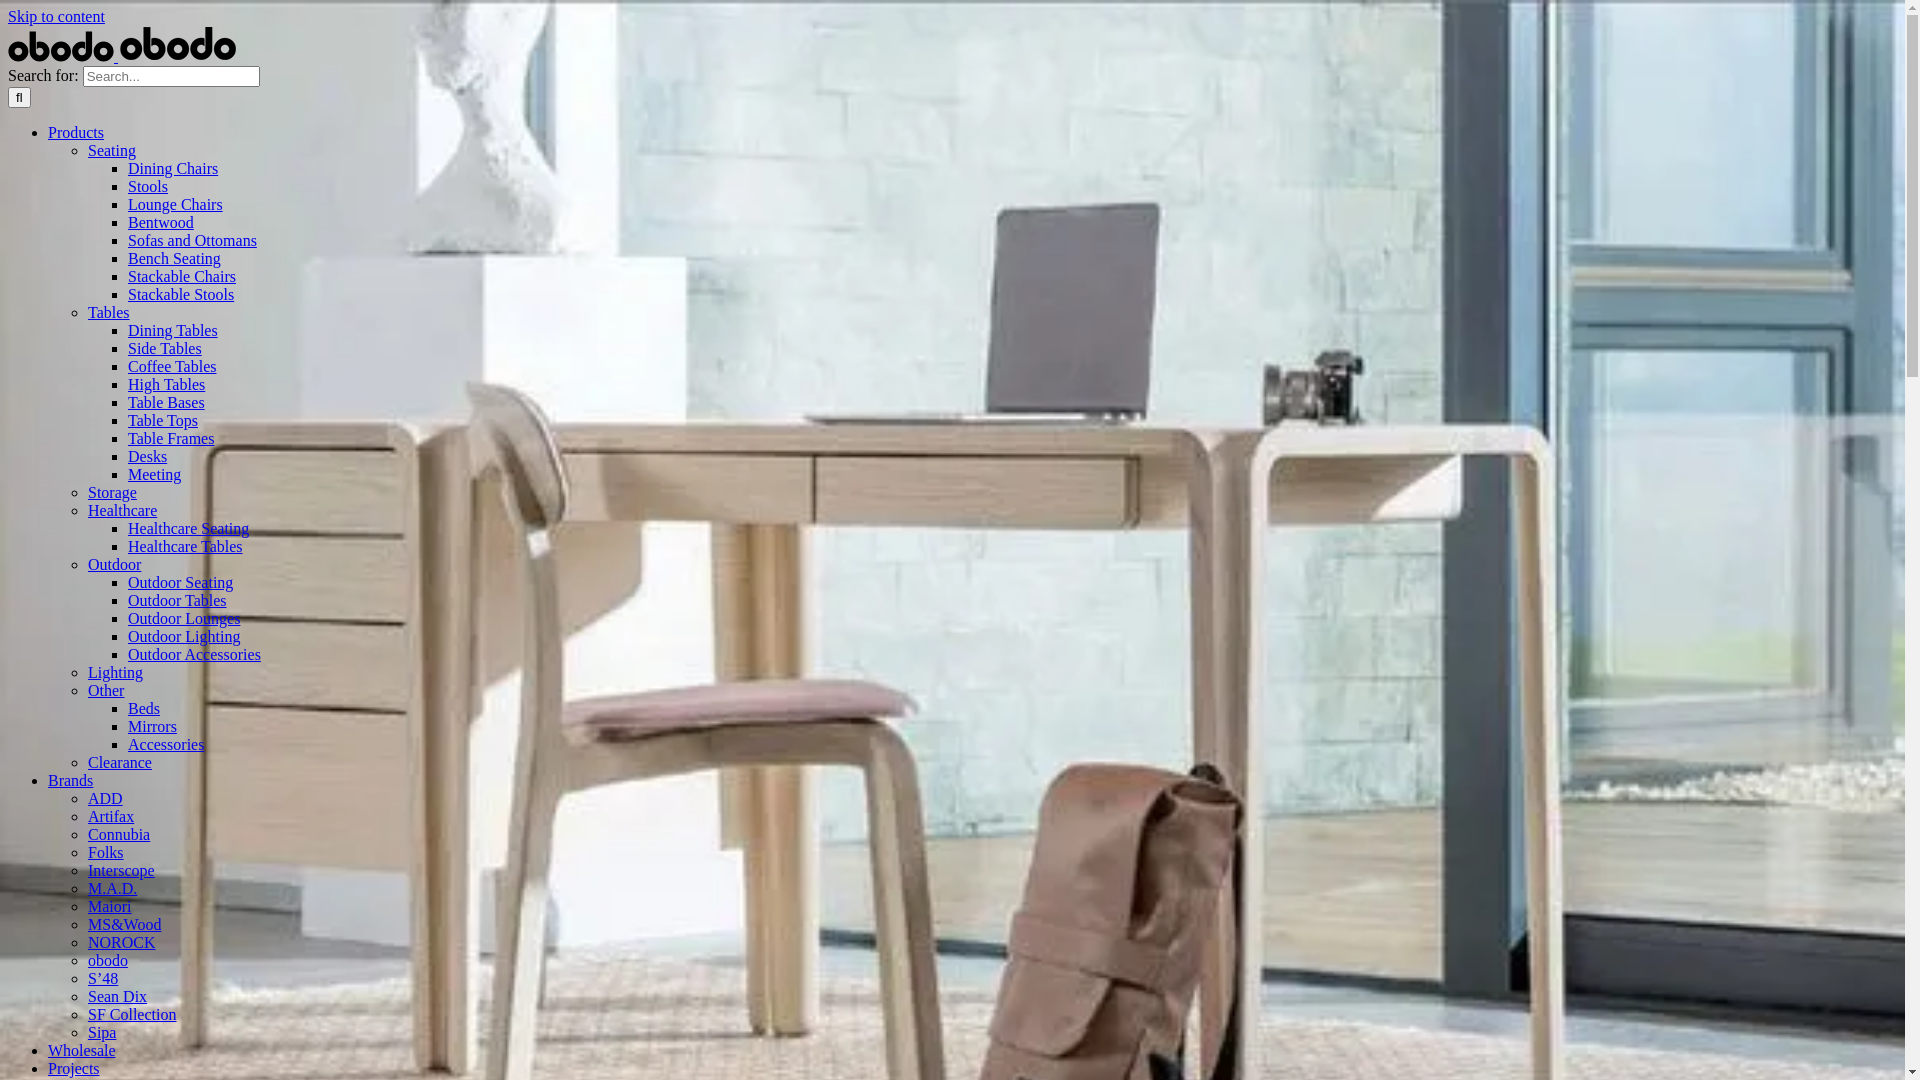 The width and height of the screenshot is (1920, 1080). I want to click on 'Healthcare Tables', so click(185, 546).